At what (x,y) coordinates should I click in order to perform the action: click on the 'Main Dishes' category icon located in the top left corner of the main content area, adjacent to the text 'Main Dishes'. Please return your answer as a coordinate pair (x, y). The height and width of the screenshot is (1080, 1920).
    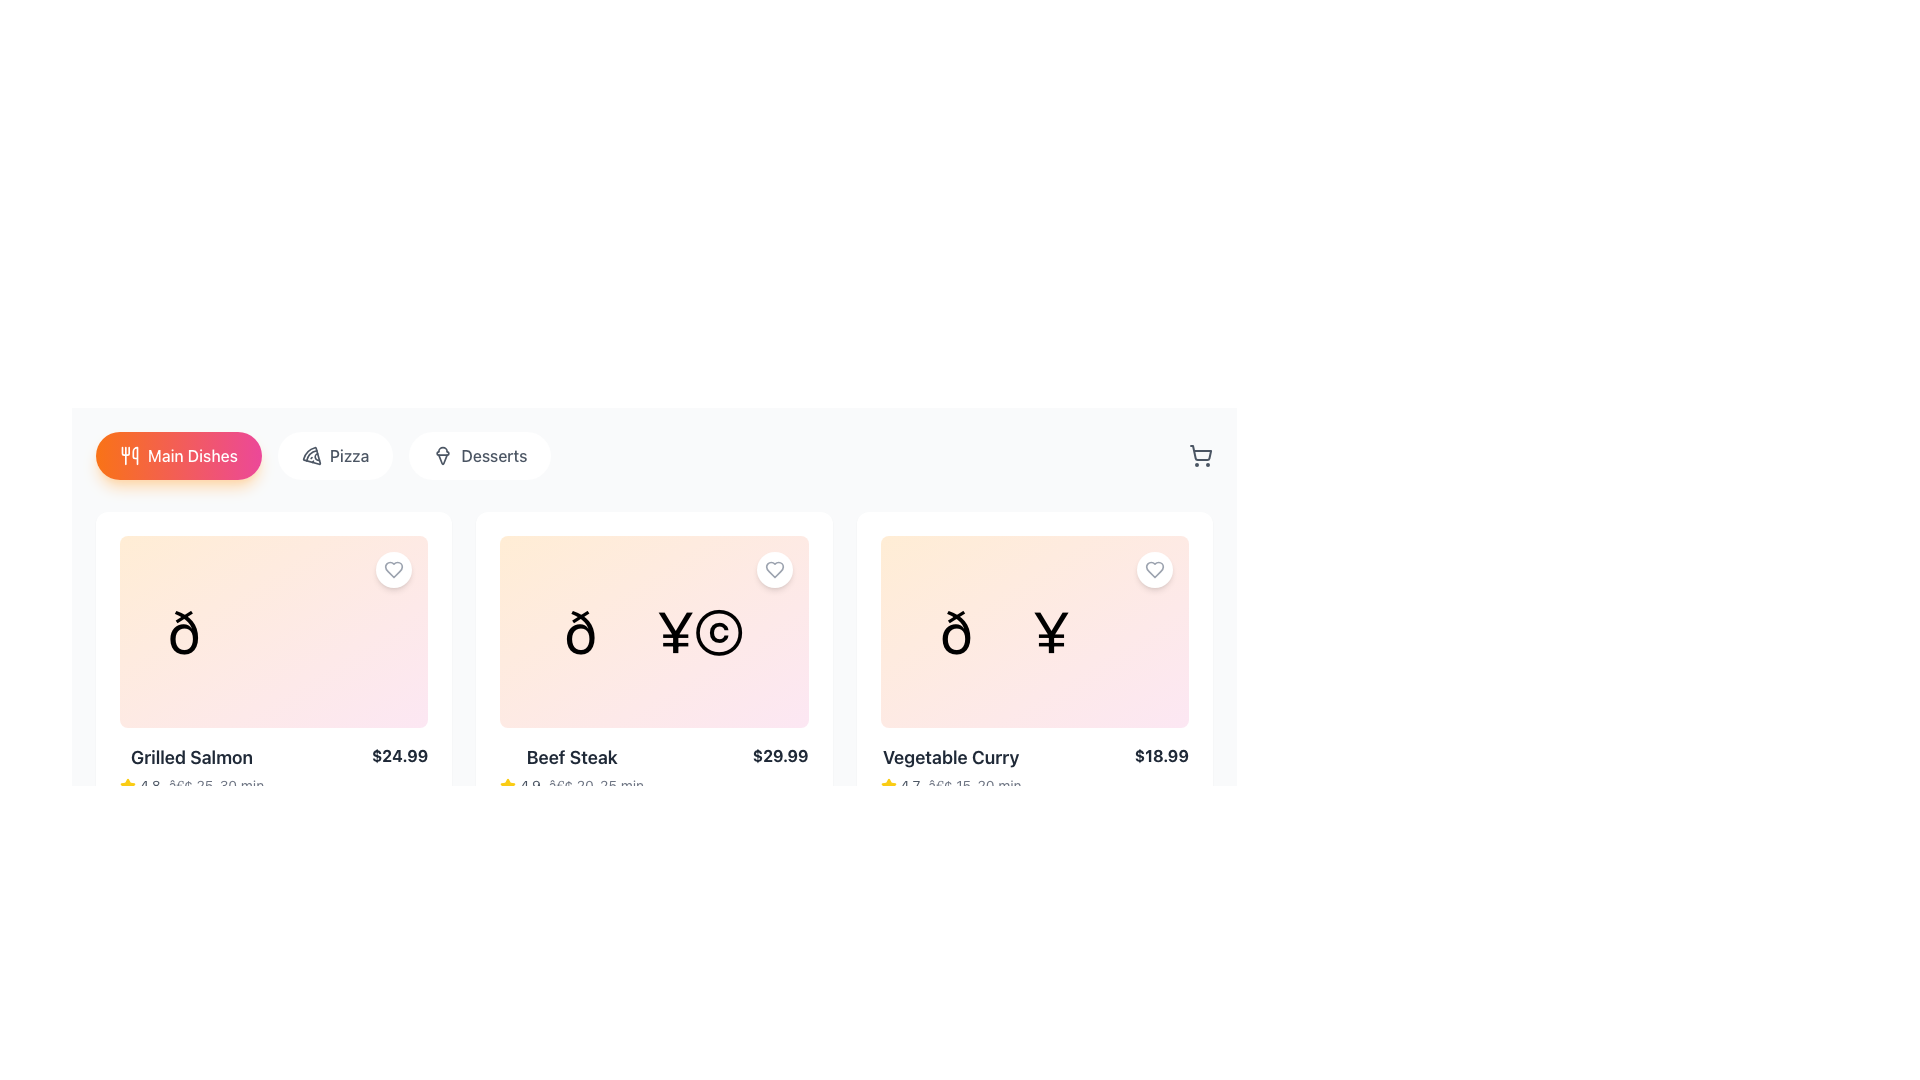
    Looking at the image, I should click on (128, 455).